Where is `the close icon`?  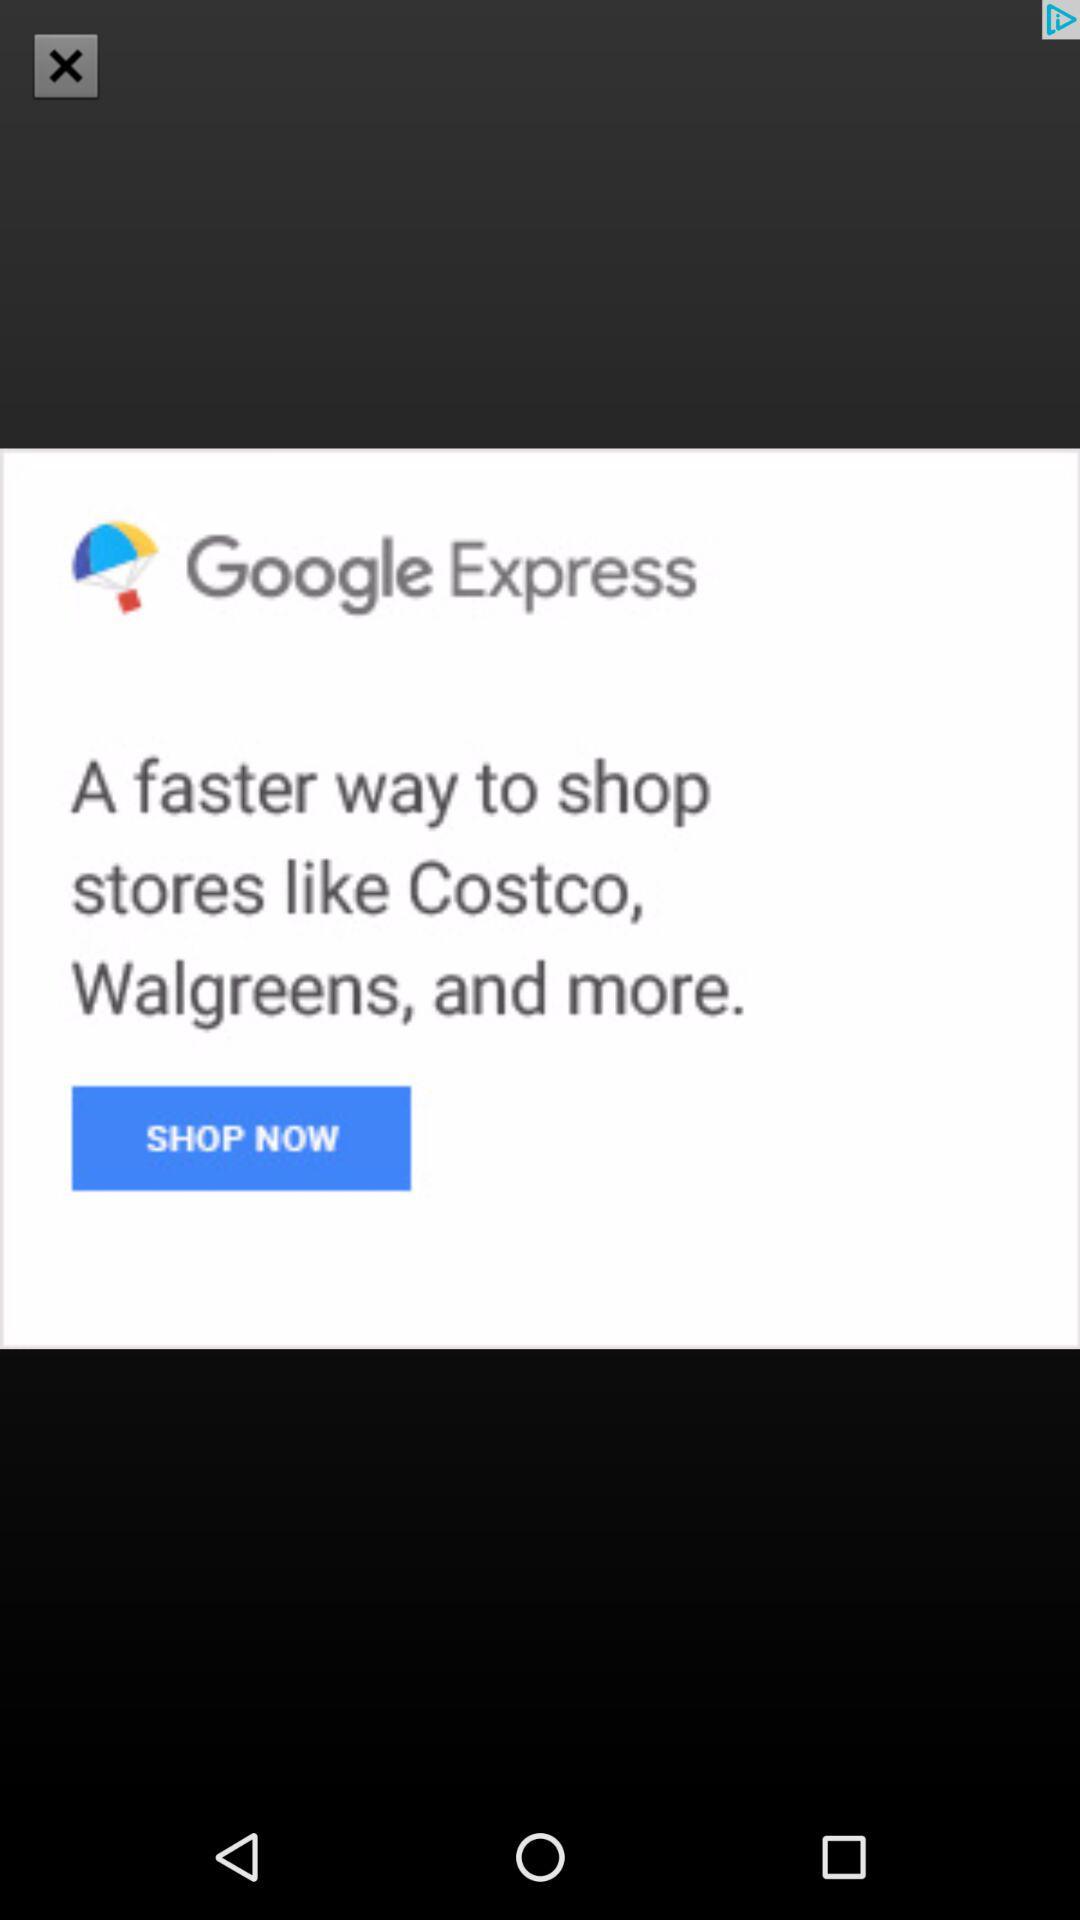 the close icon is located at coordinates (64, 70).